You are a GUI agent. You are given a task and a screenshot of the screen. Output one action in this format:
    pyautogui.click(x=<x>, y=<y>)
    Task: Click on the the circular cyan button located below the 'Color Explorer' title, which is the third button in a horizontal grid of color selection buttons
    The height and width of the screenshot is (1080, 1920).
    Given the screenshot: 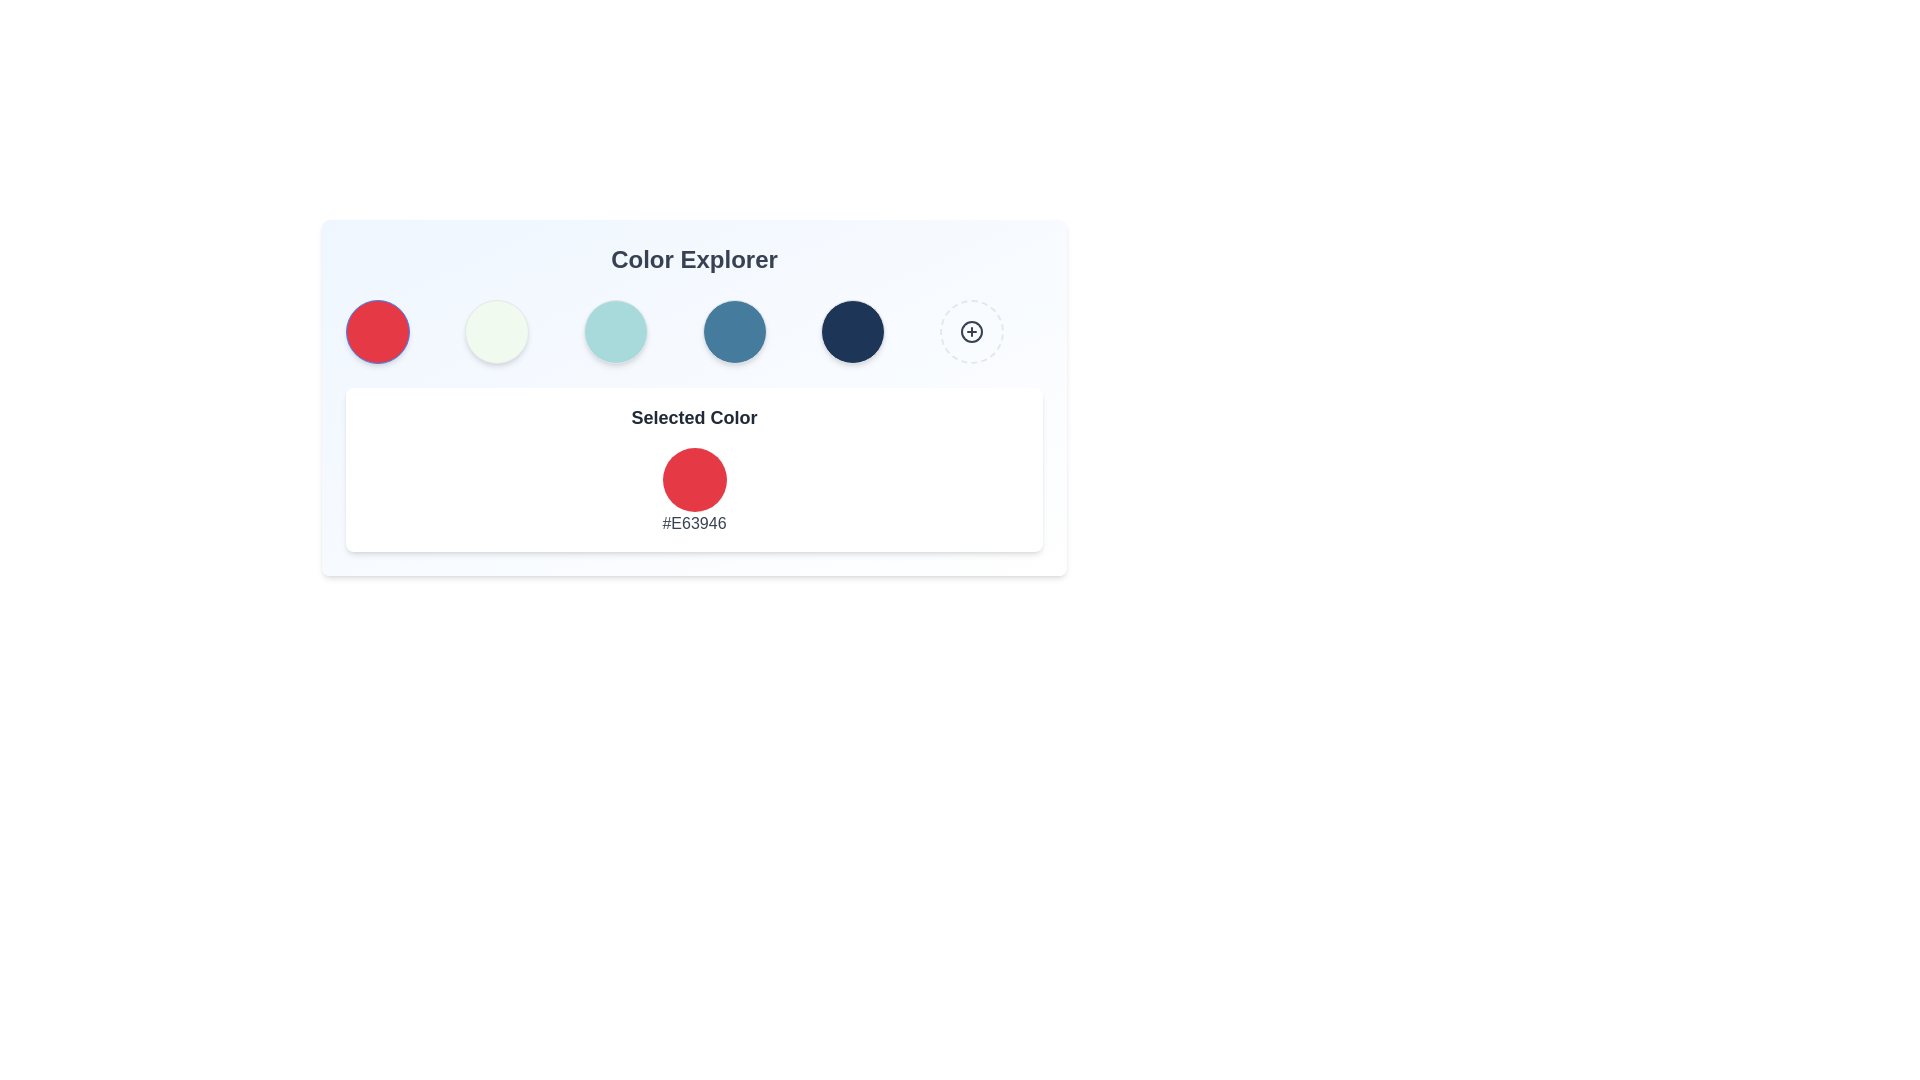 What is the action you would take?
    pyautogui.click(x=614, y=330)
    